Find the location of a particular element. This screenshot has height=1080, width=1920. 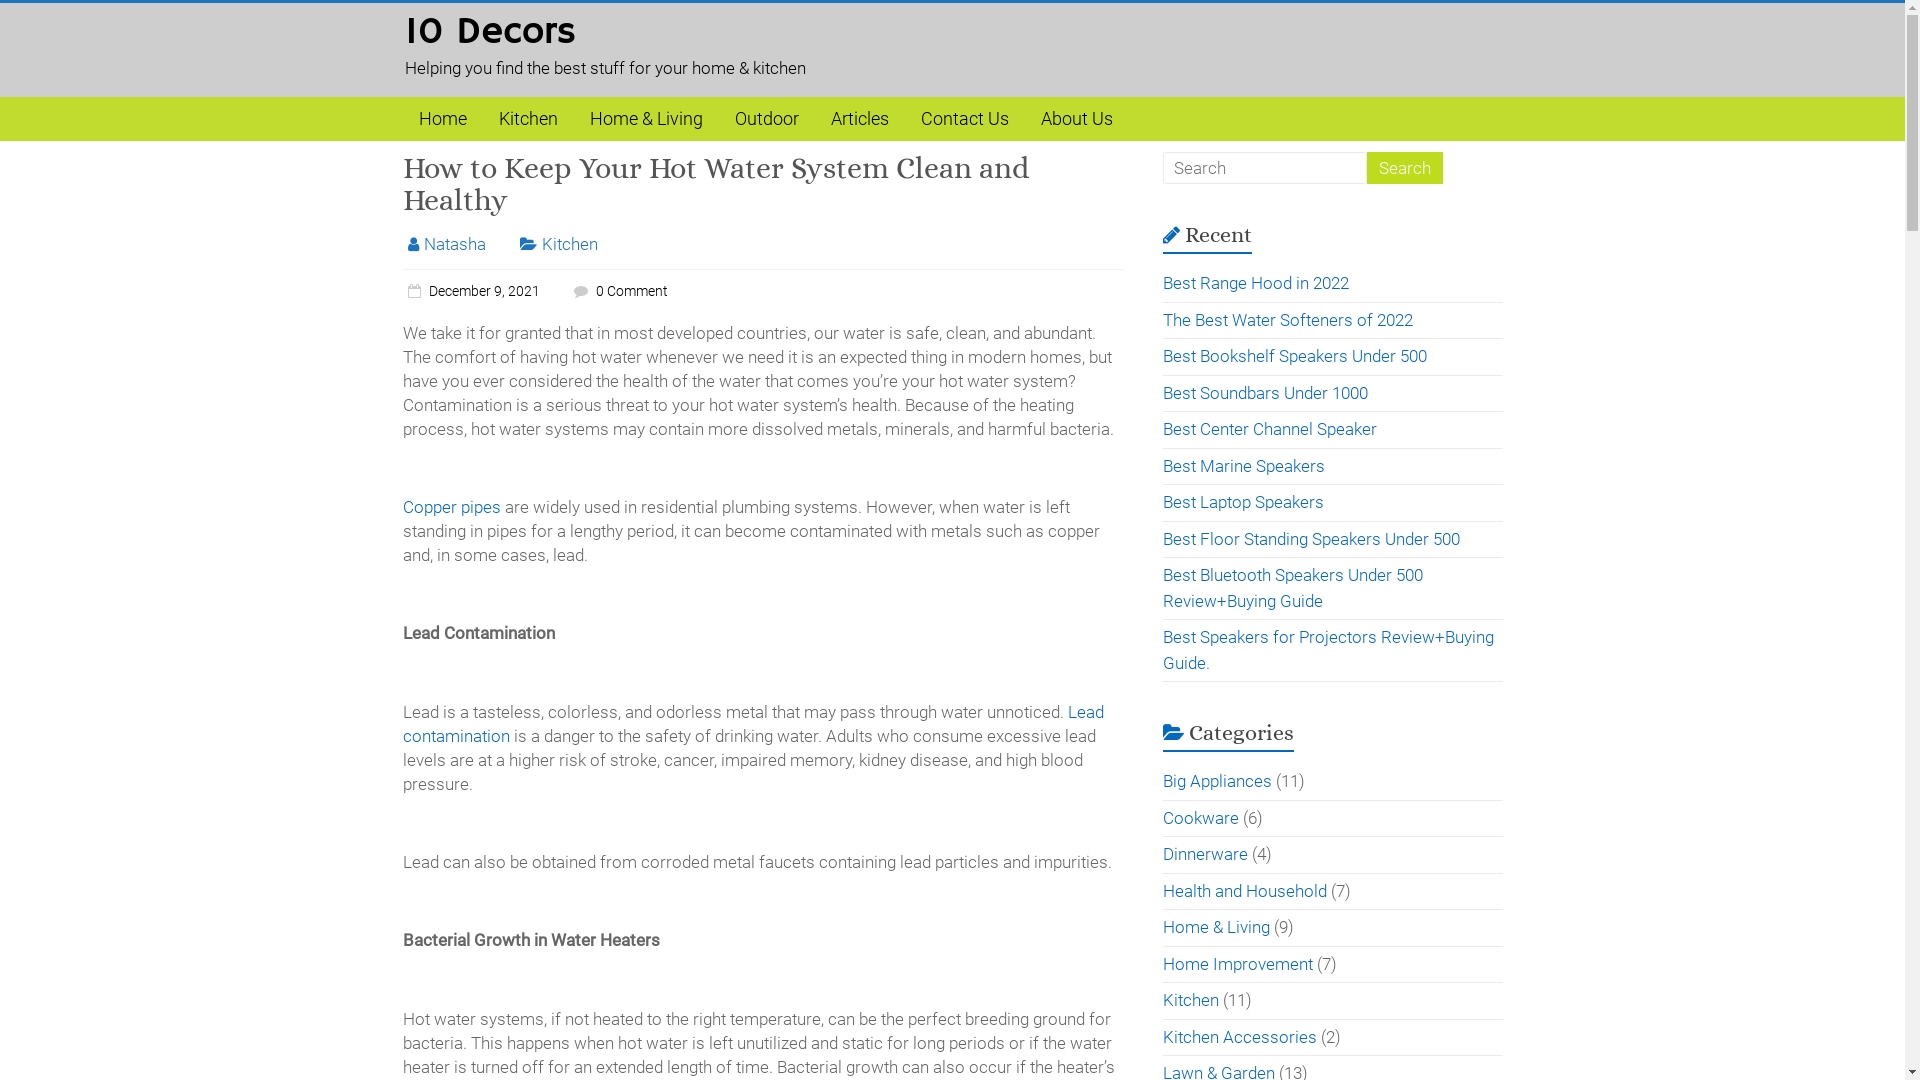

'Articles' is located at coordinates (859, 119).